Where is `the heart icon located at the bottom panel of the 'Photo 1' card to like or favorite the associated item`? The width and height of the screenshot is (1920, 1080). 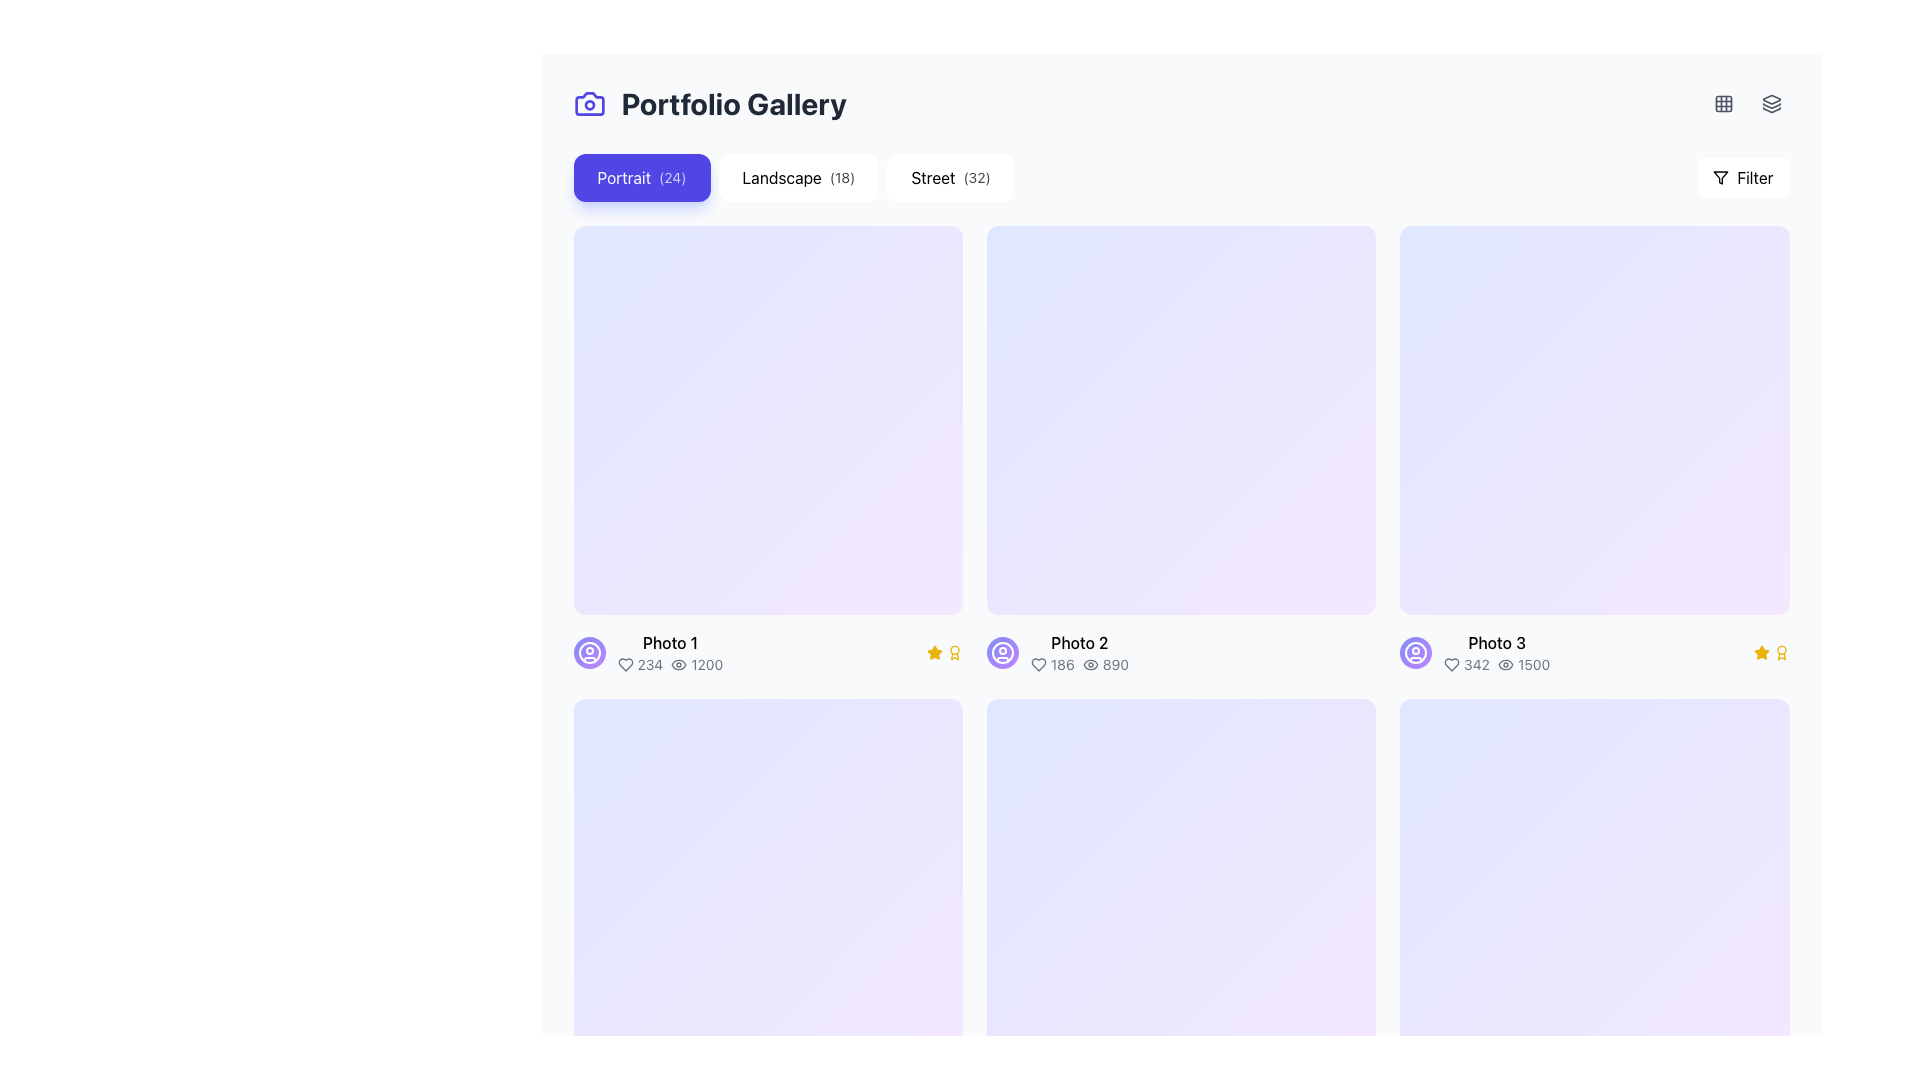
the heart icon located at the bottom panel of the 'Photo 1' card to like or favorite the associated item is located at coordinates (624, 665).